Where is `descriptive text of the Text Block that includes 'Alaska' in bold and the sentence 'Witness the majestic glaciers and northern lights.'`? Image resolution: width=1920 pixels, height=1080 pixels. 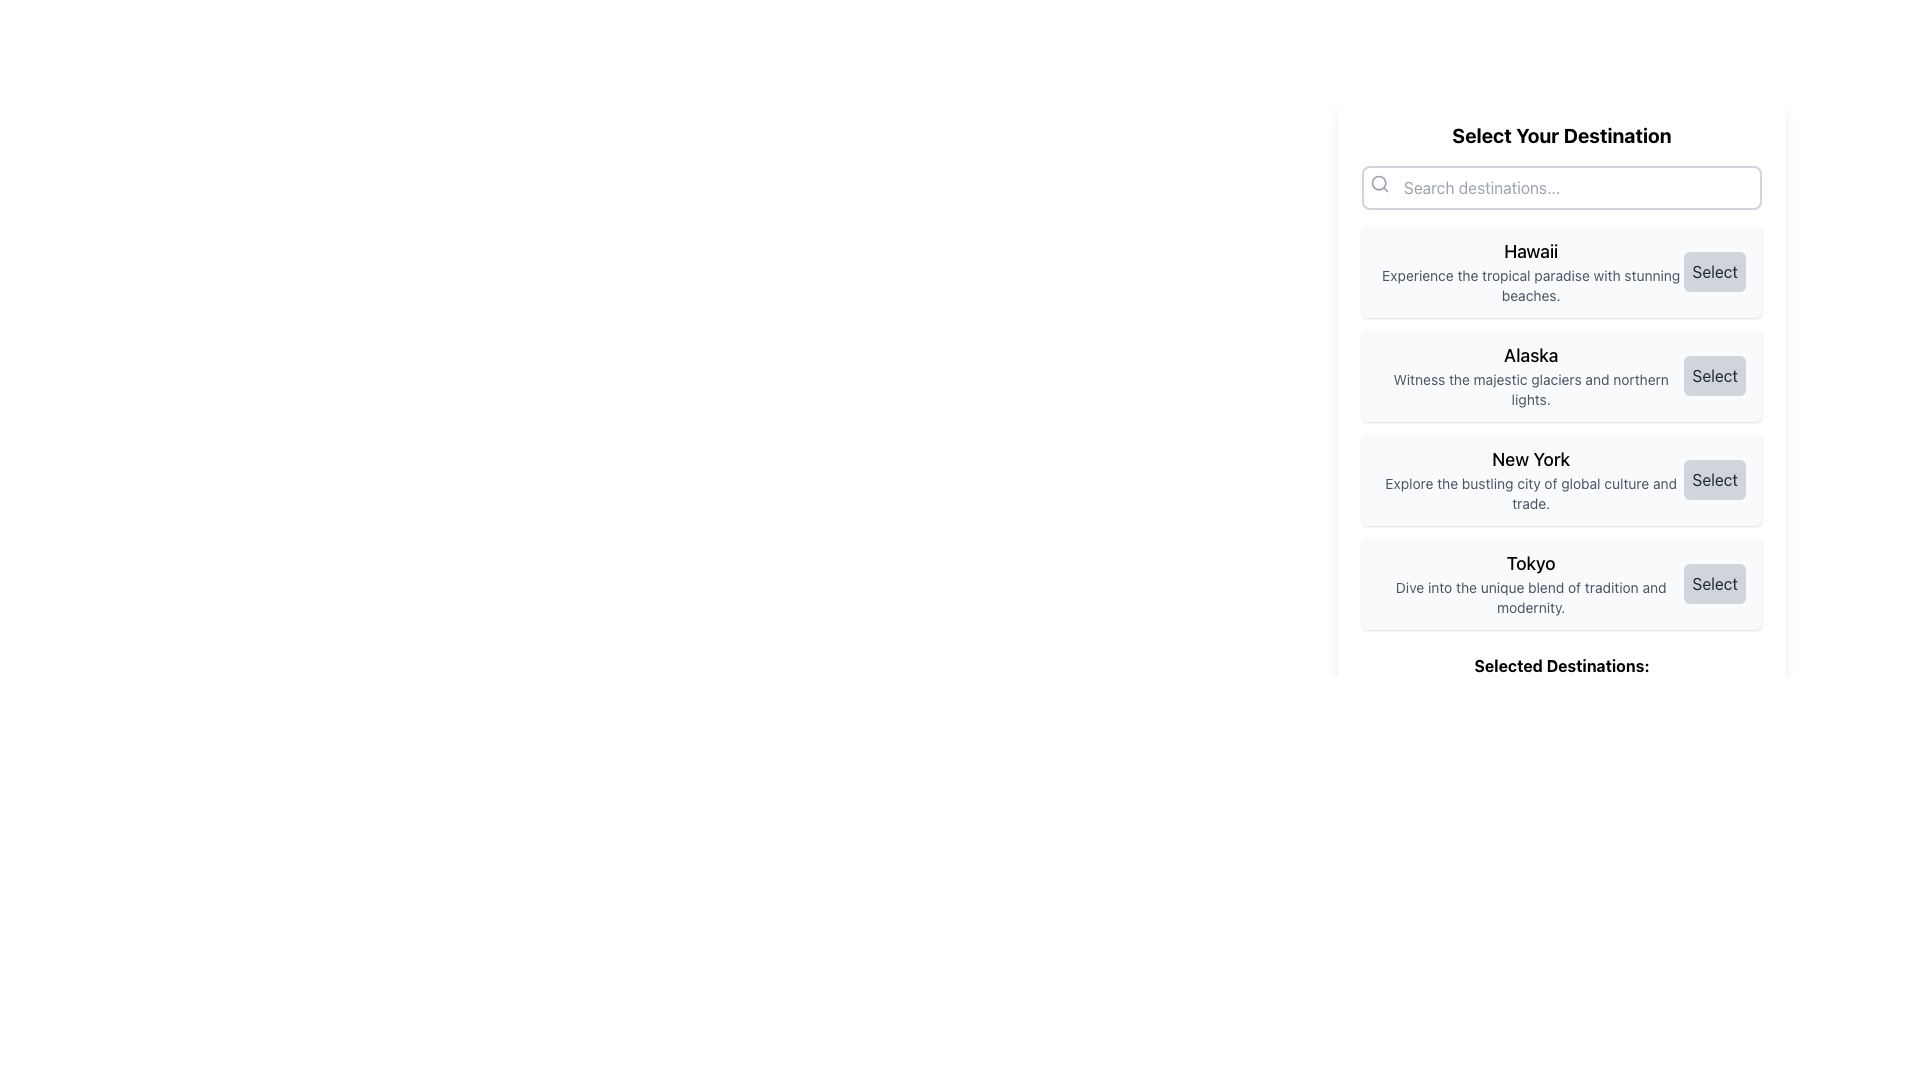
descriptive text of the Text Block that includes 'Alaska' in bold and the sentence 'Witness the majestic glaciers and northern lights.' is located at coordinates (1530, 375).